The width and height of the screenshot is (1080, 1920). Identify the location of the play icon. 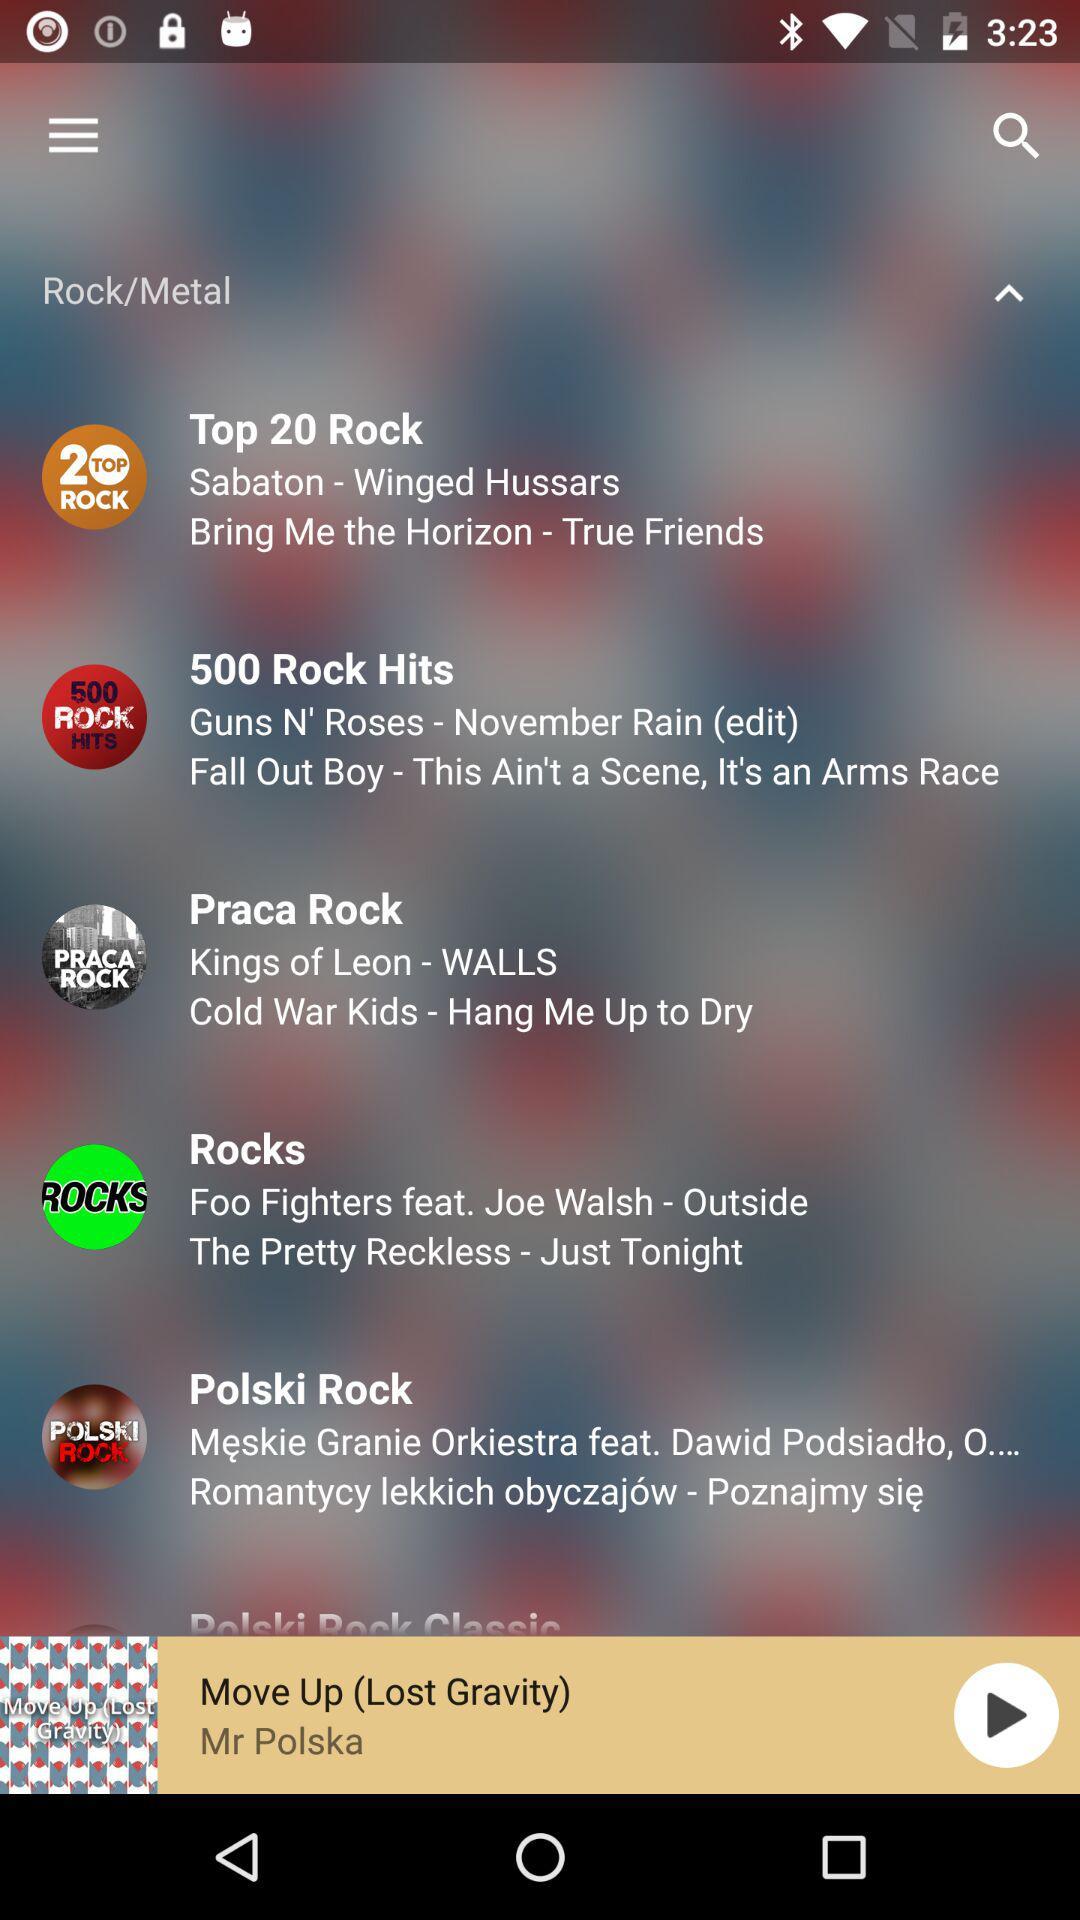
(1006, 1714).